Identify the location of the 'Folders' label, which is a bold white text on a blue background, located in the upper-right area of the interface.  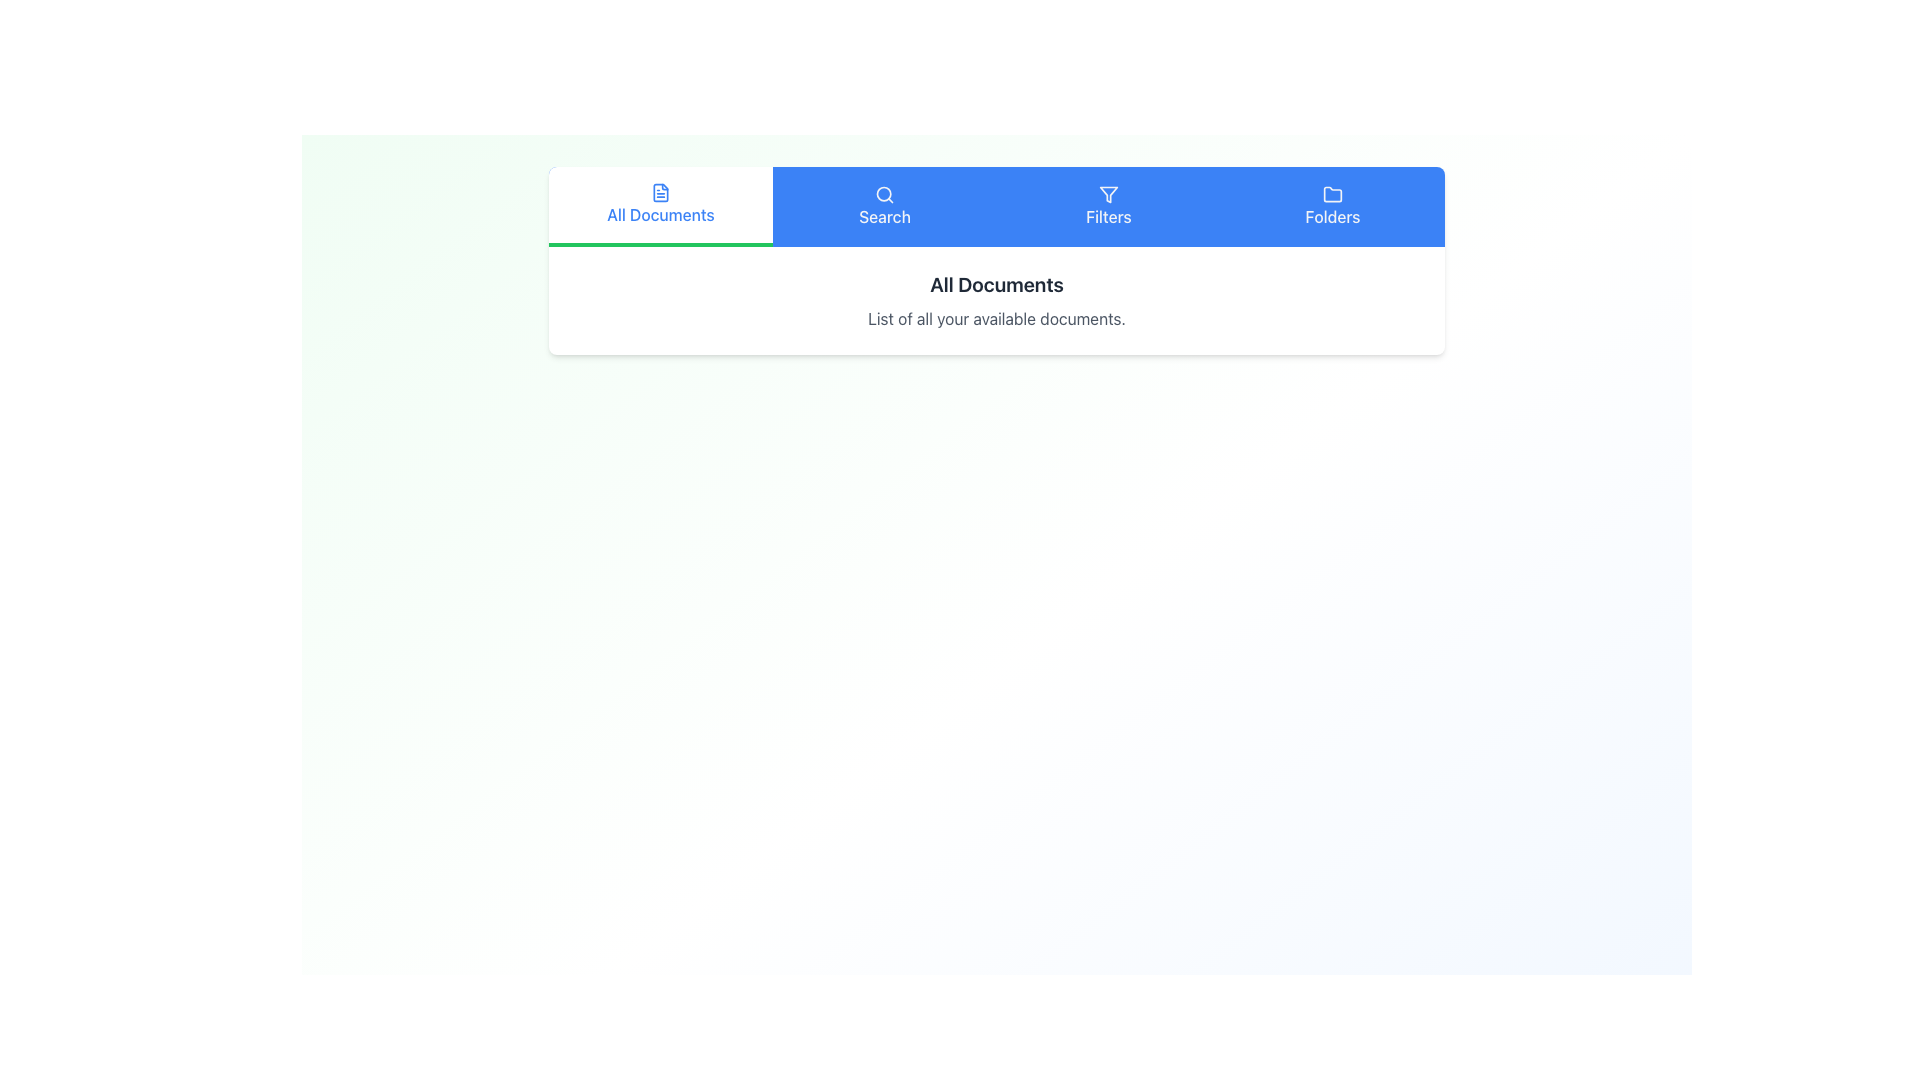
(1333, 216).